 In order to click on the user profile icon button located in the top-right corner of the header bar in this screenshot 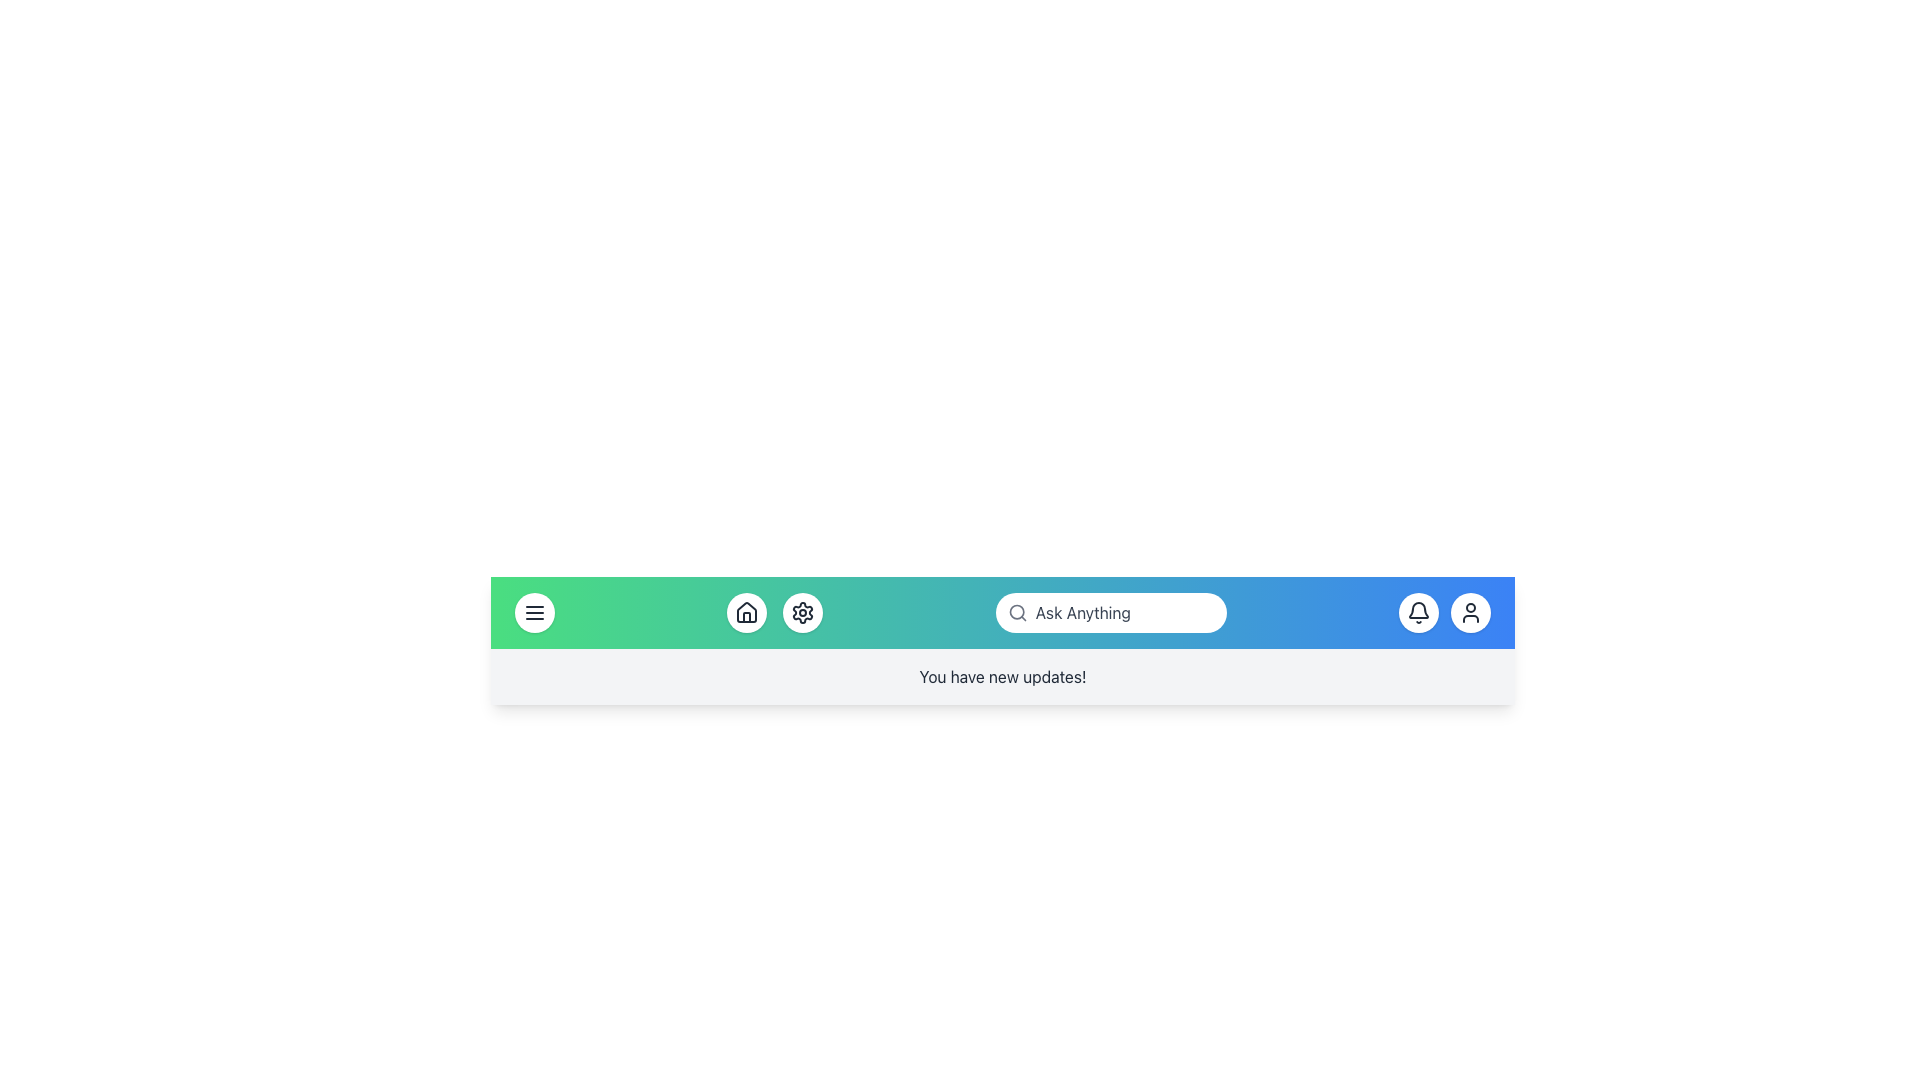, I will do `click(1470, 612)`.